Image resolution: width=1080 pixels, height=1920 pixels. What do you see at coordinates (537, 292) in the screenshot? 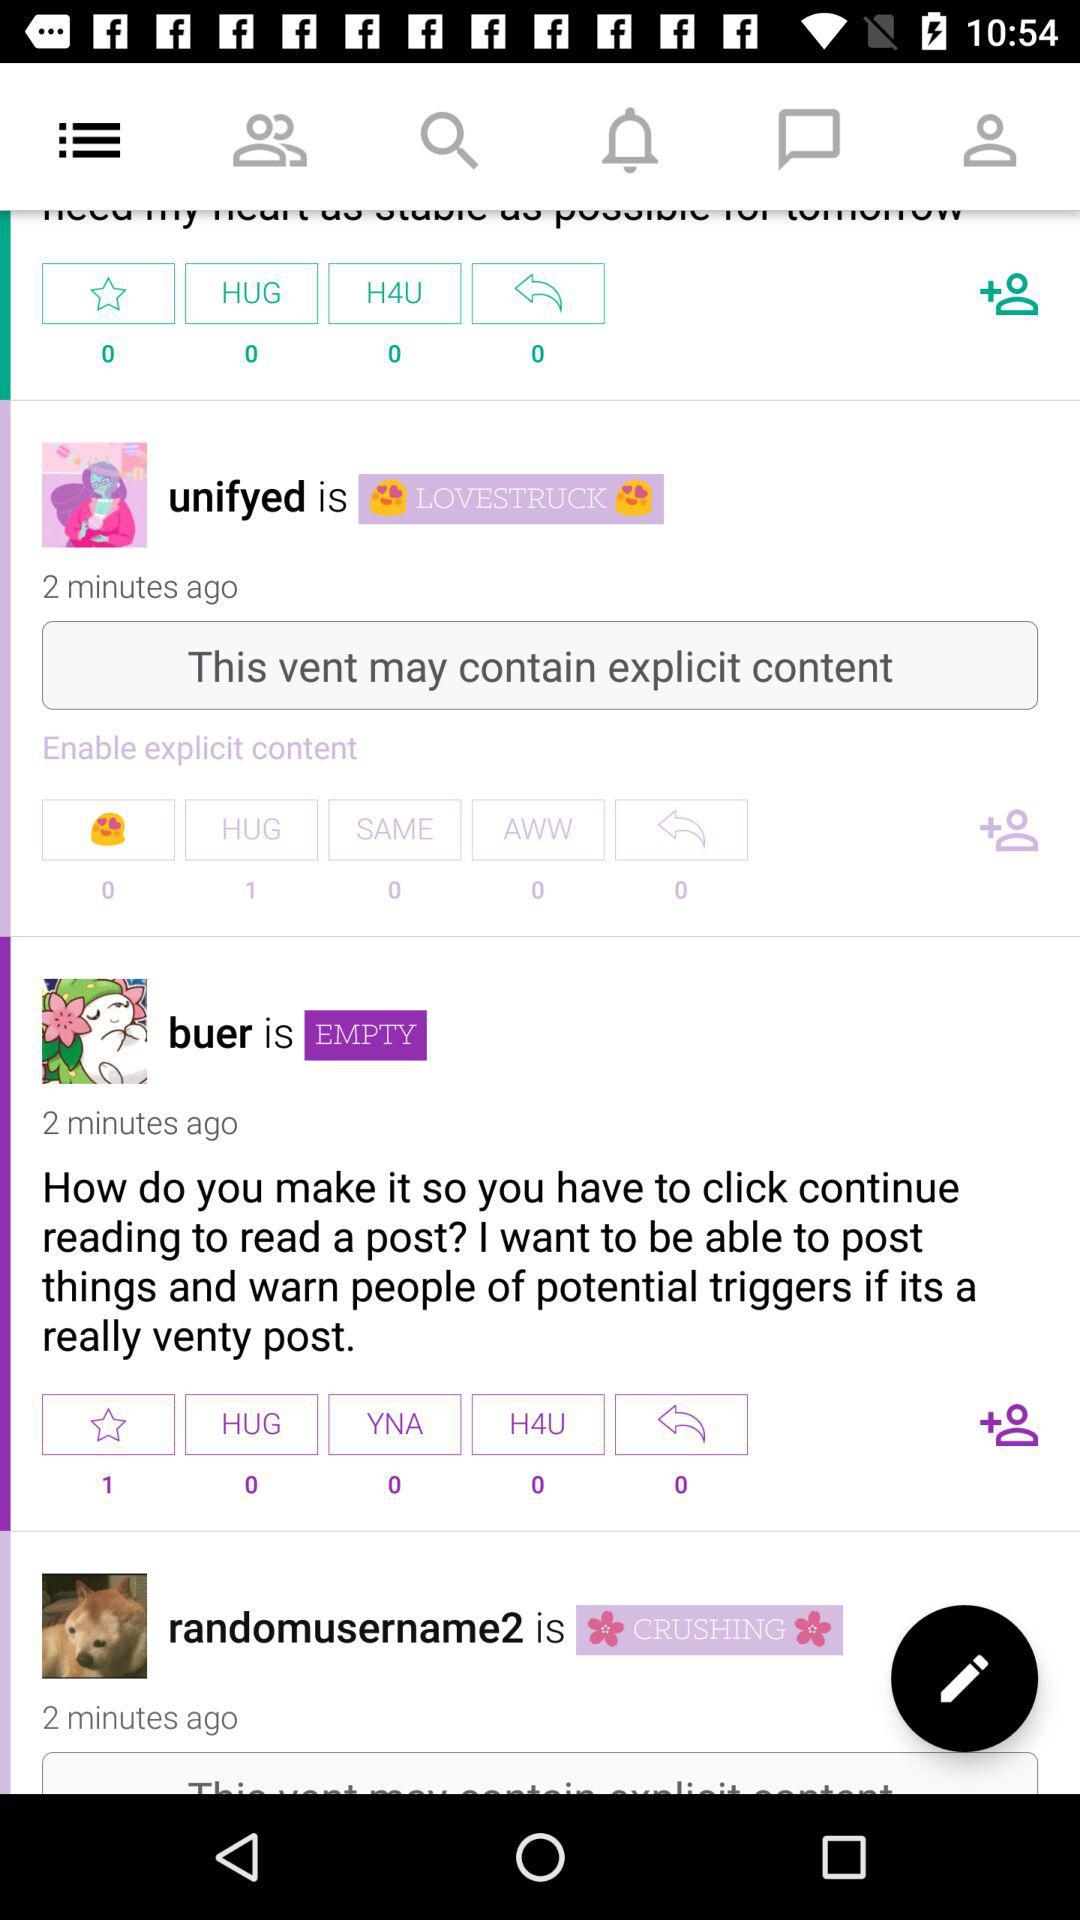
I see `go back` at bounding box center [537, 292].